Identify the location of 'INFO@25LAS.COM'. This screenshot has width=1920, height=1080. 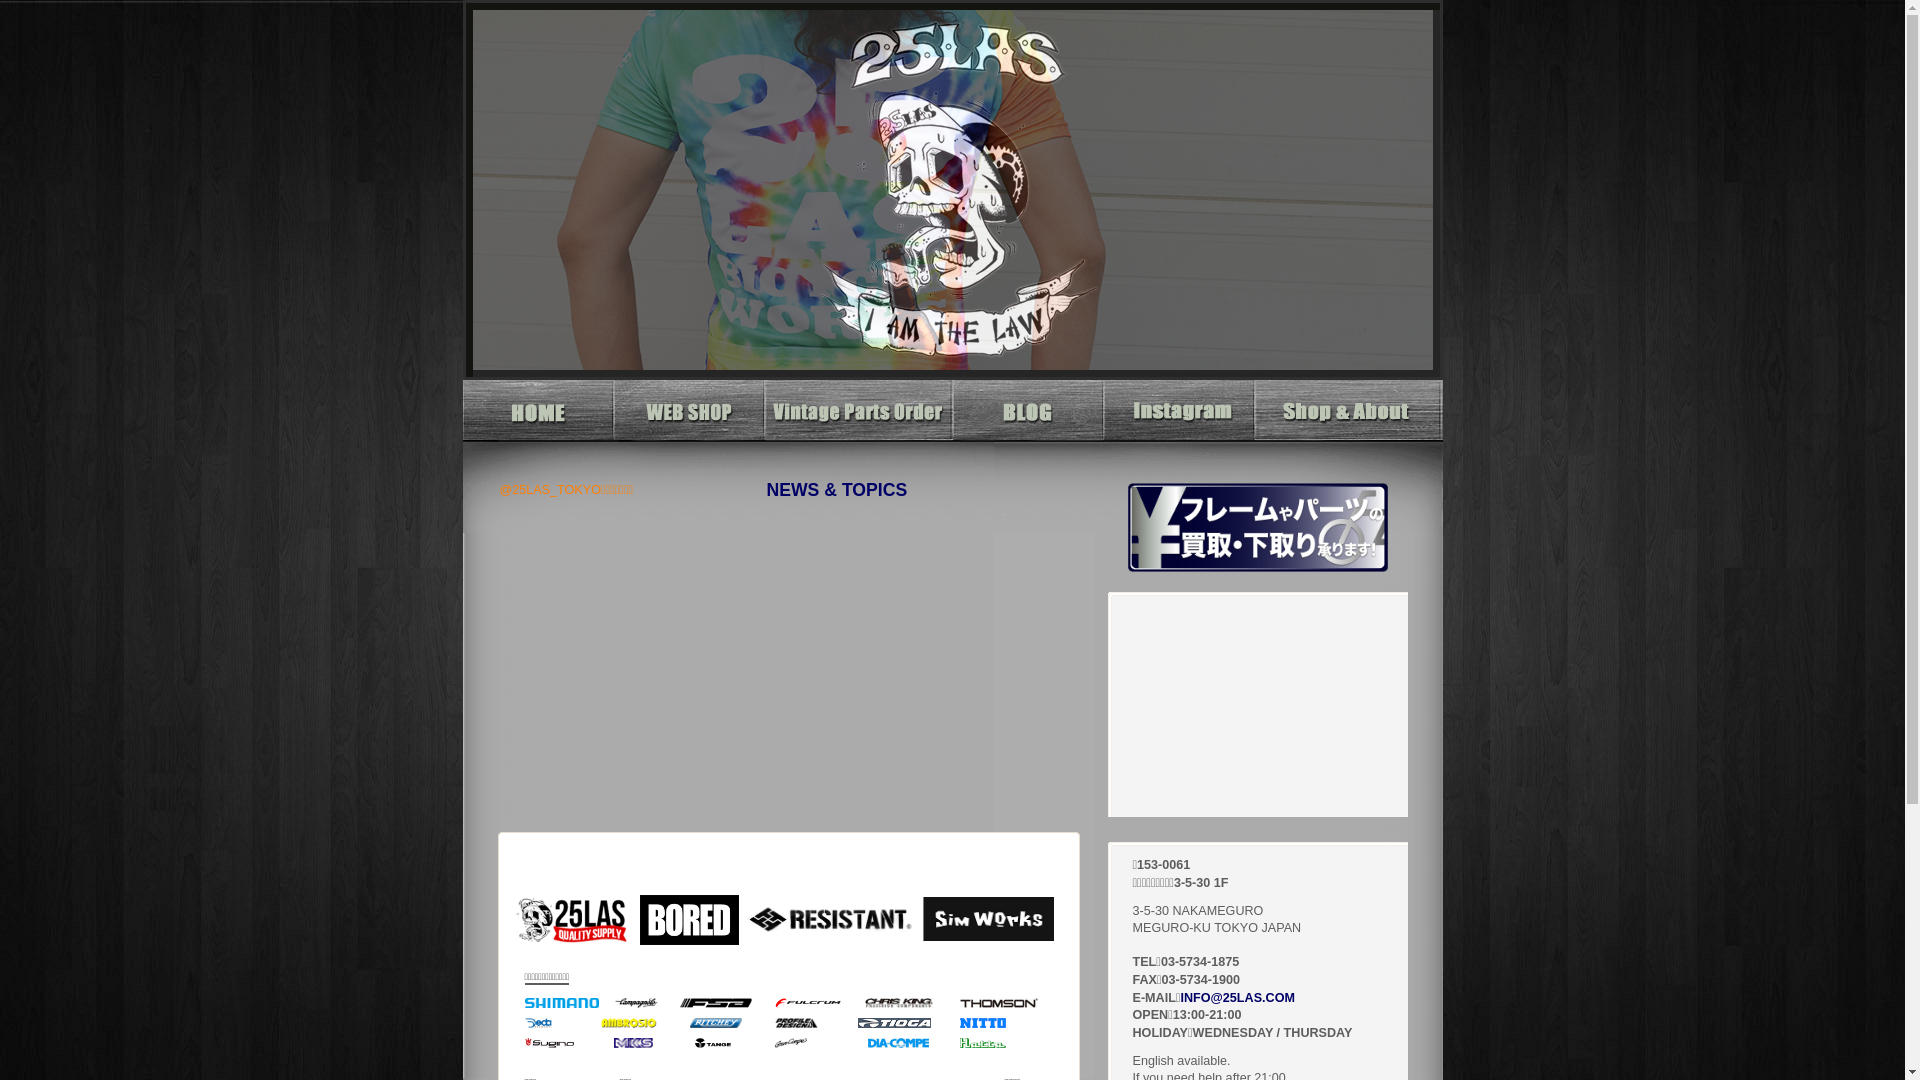
(1236, 998).